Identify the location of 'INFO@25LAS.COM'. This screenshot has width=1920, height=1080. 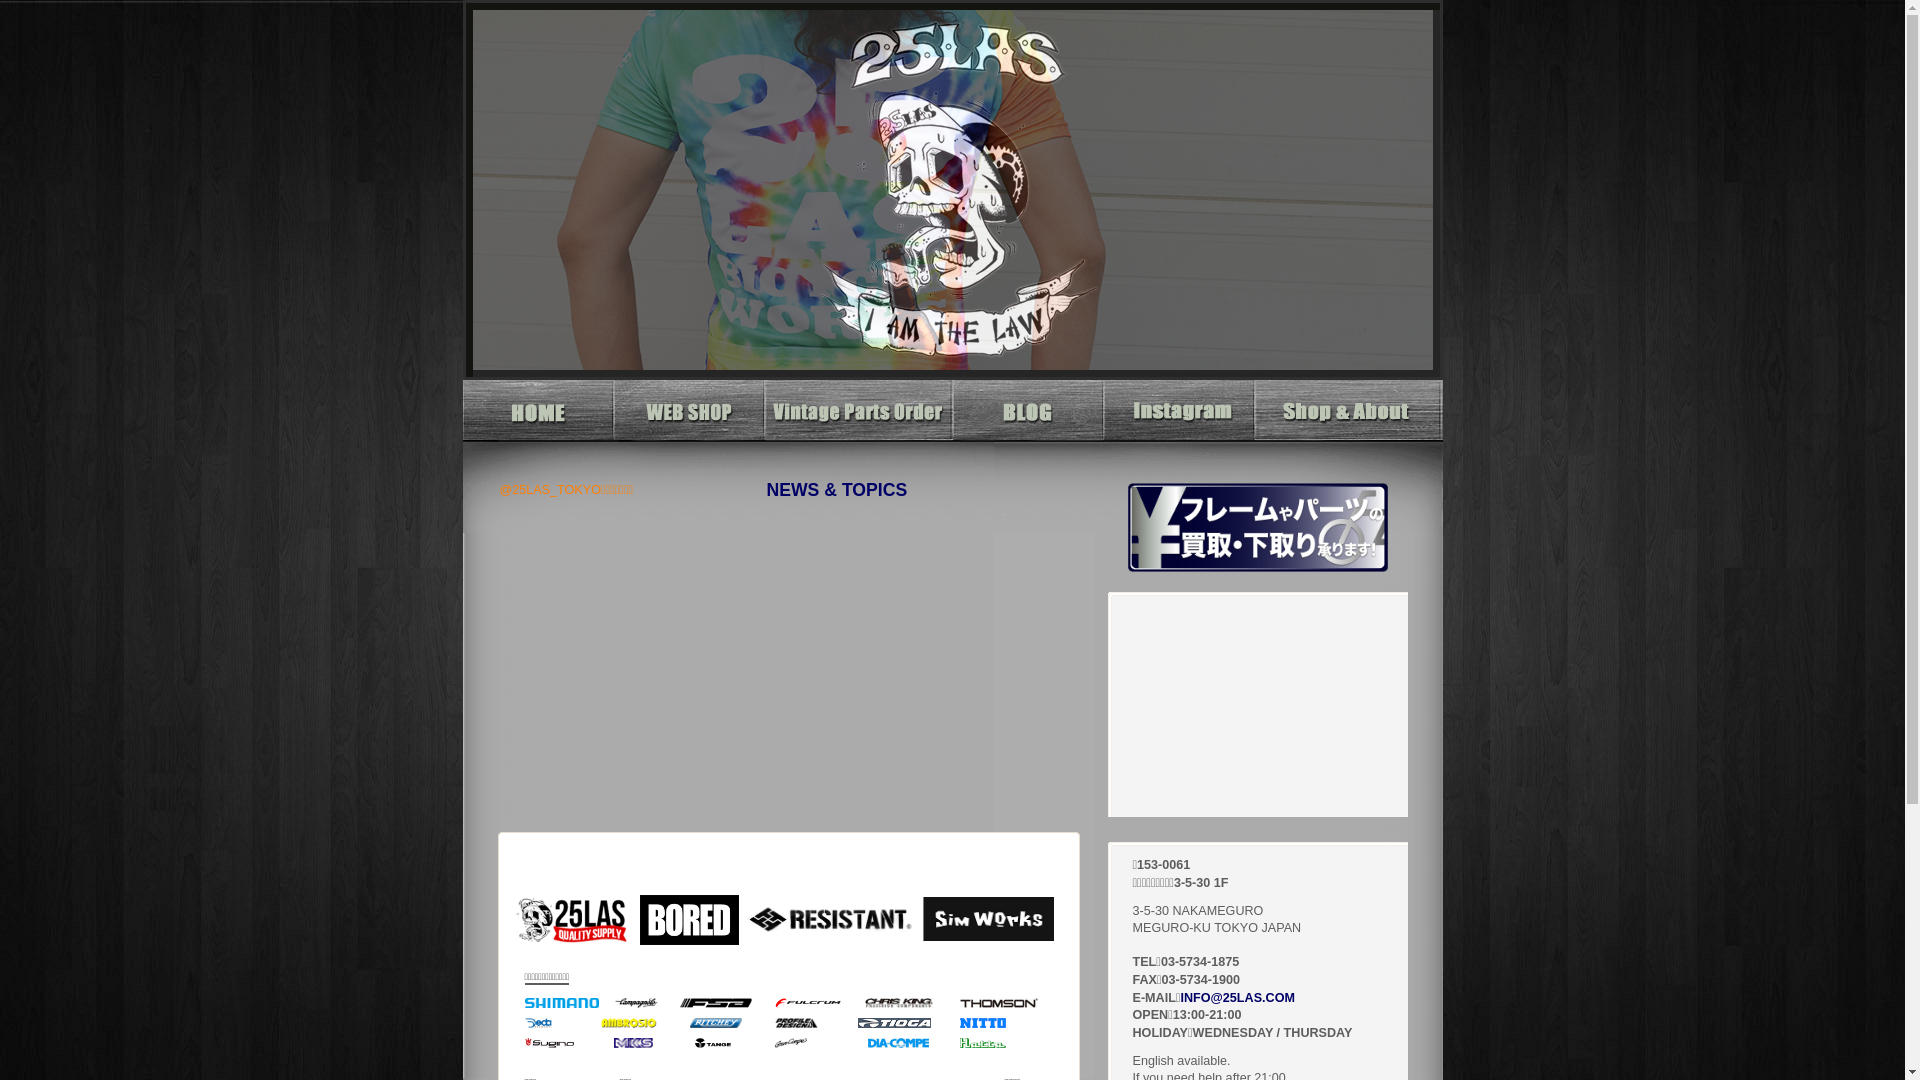
(1236, 998).